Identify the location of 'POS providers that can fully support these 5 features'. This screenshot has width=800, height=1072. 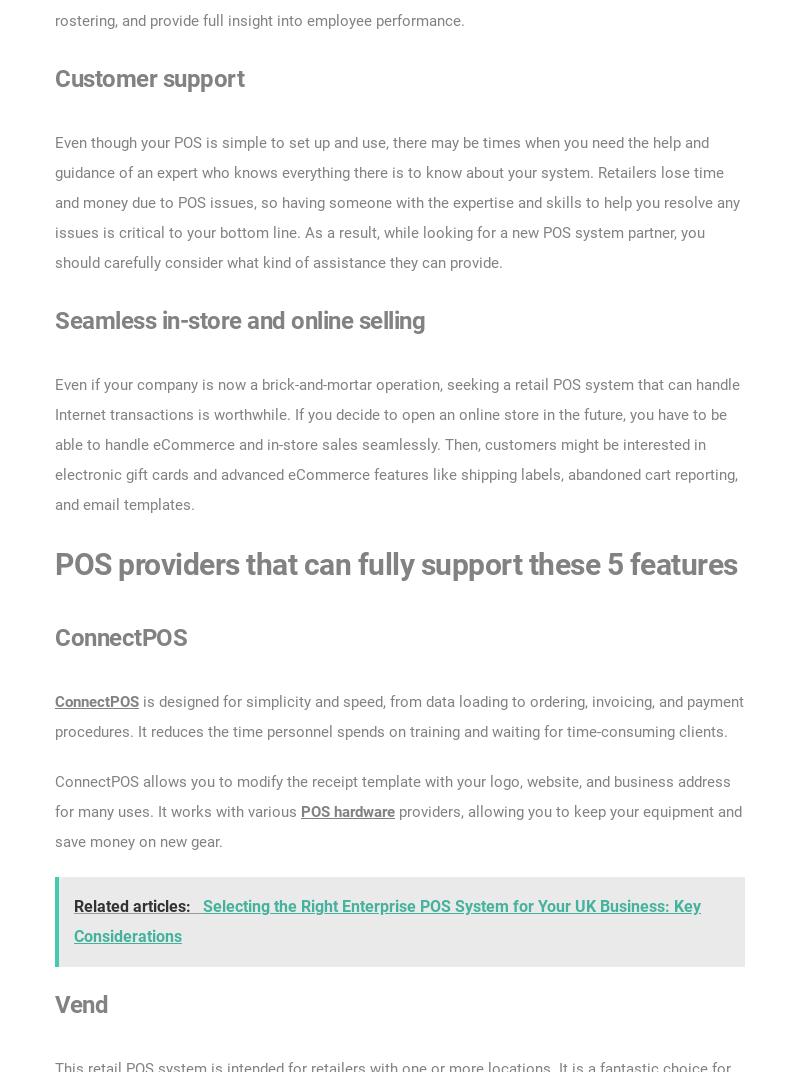
(395, 562).